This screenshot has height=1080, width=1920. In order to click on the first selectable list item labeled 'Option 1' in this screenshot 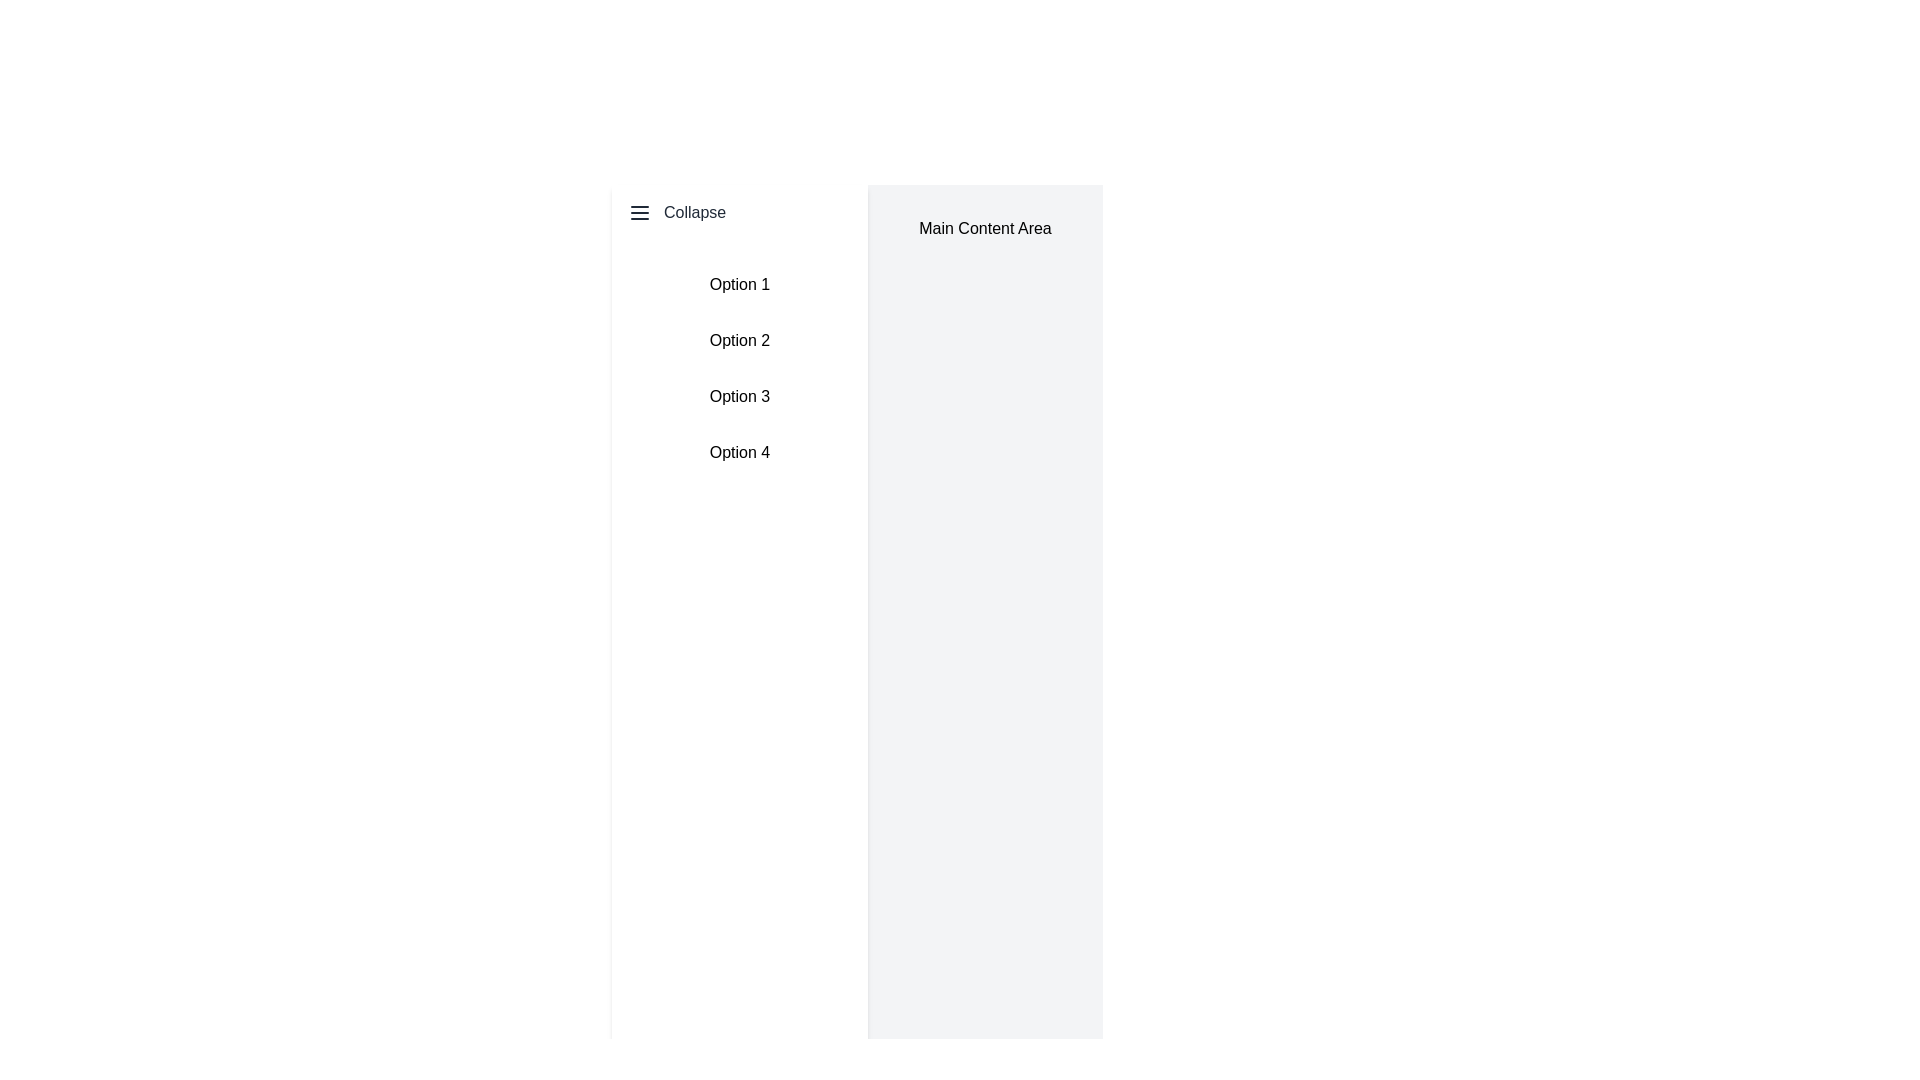, I will do `click(738, 285)`.